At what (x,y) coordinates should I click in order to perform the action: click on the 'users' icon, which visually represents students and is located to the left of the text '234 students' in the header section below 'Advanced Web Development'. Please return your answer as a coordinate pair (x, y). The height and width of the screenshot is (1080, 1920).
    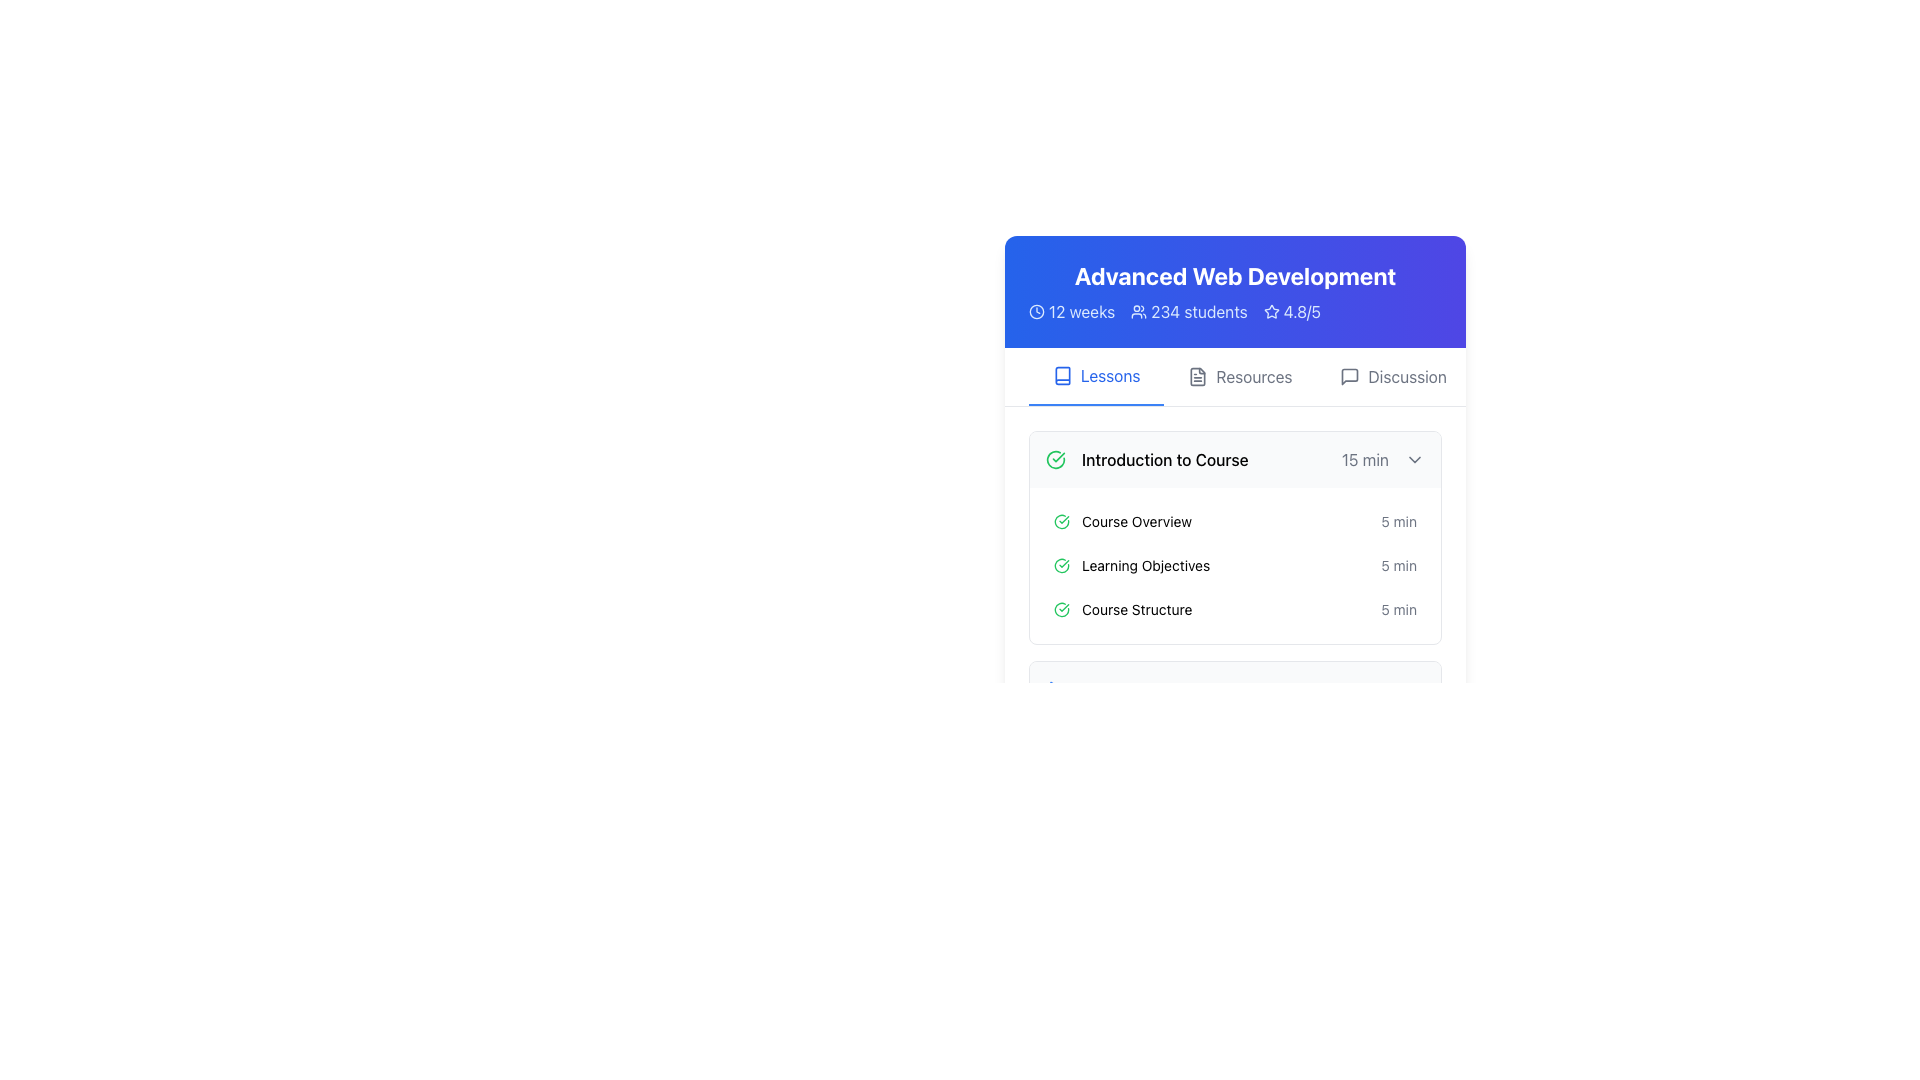
    Looking at the image, I should click on (1139, 312).